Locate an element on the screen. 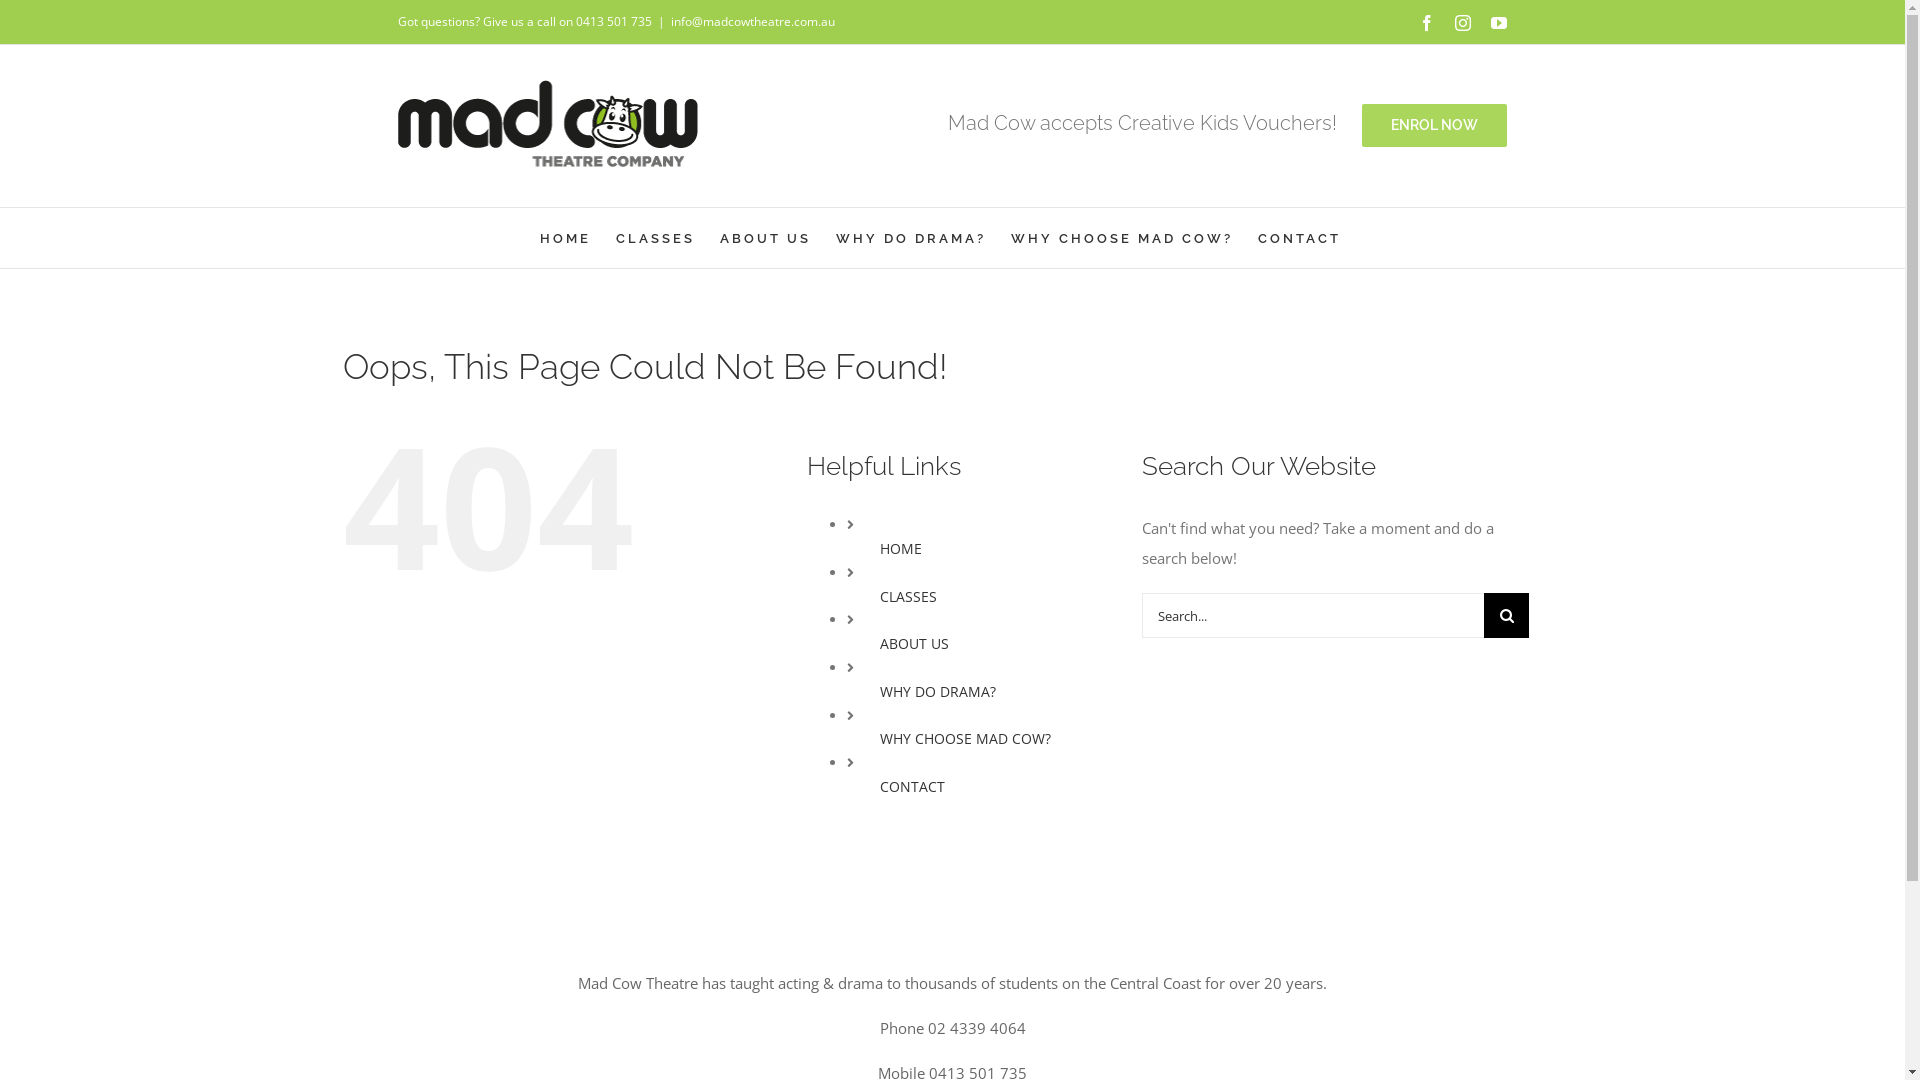  'CONTACT' is located at coordinates (911, 785).